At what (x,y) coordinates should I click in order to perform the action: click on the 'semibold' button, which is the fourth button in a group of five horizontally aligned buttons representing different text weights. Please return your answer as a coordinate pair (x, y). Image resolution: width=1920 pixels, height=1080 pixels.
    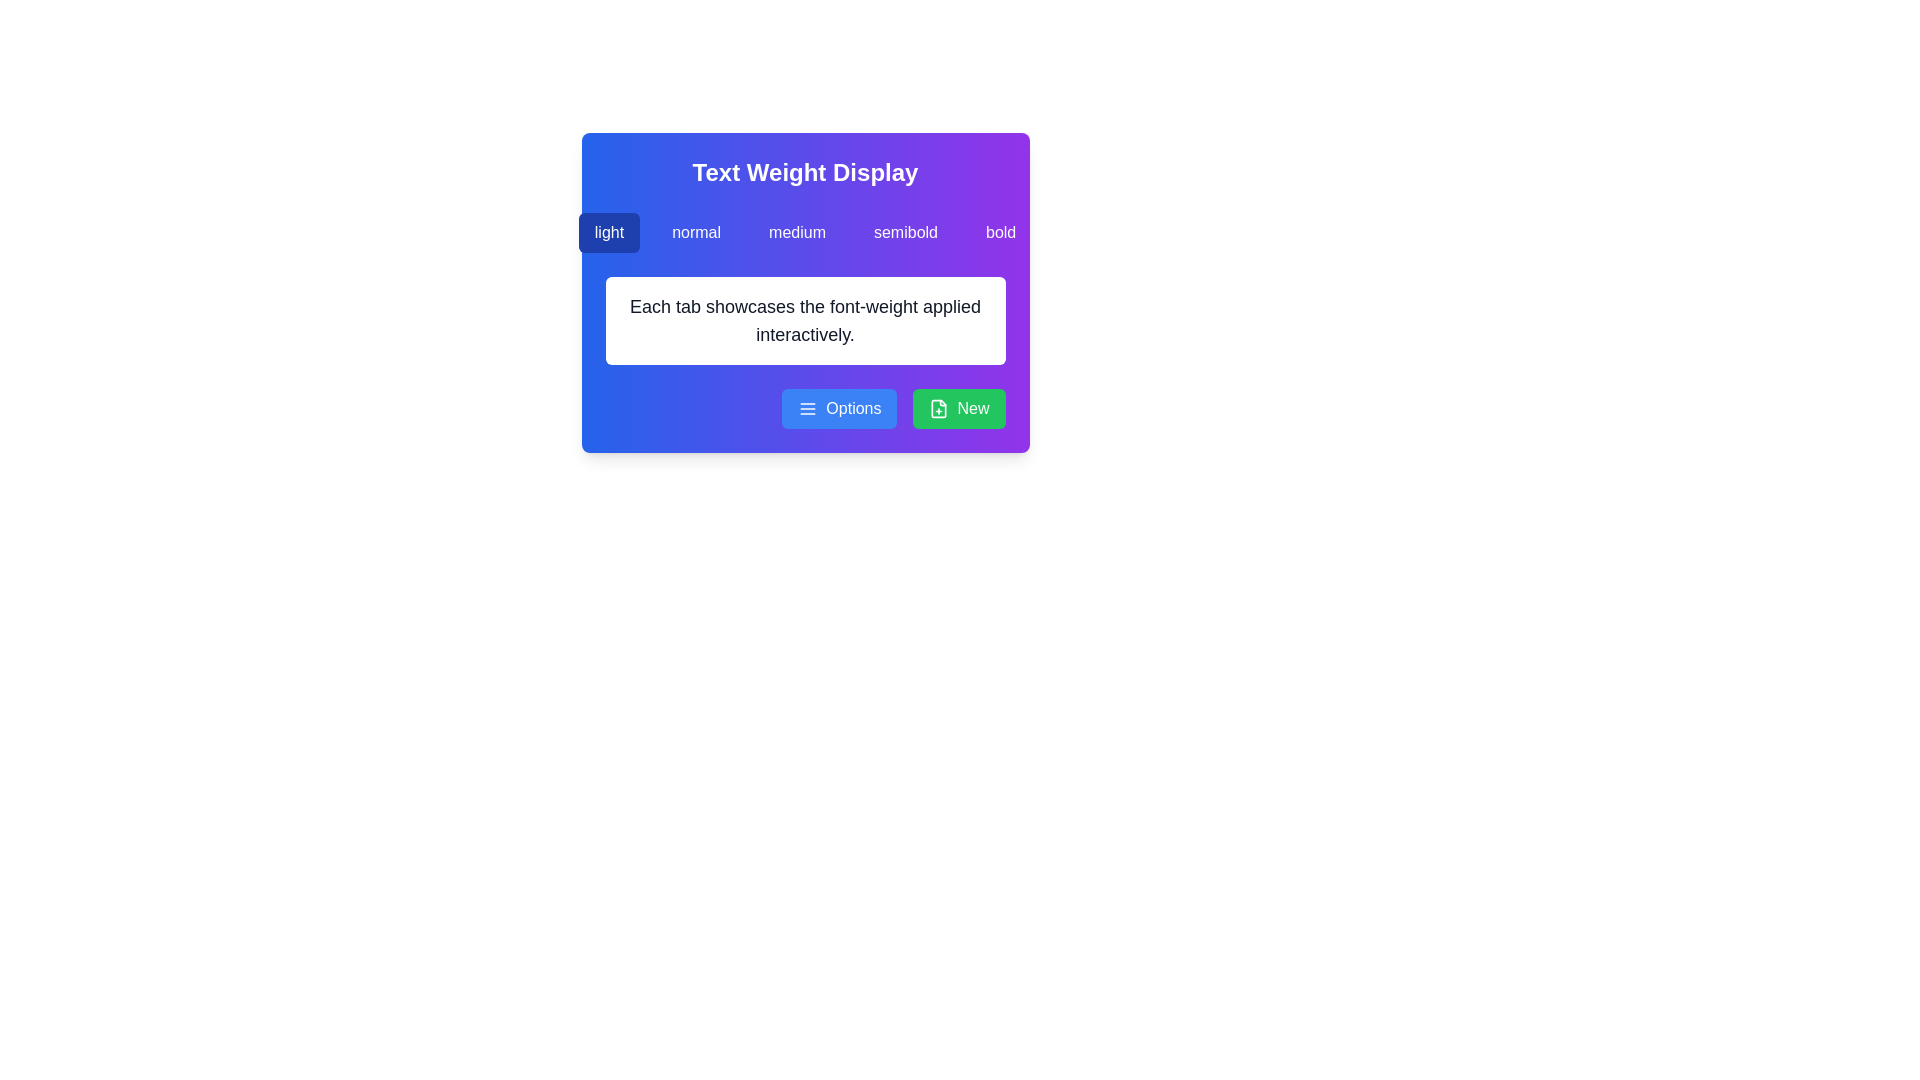
    Looking at the image, I should click on (905, 231).